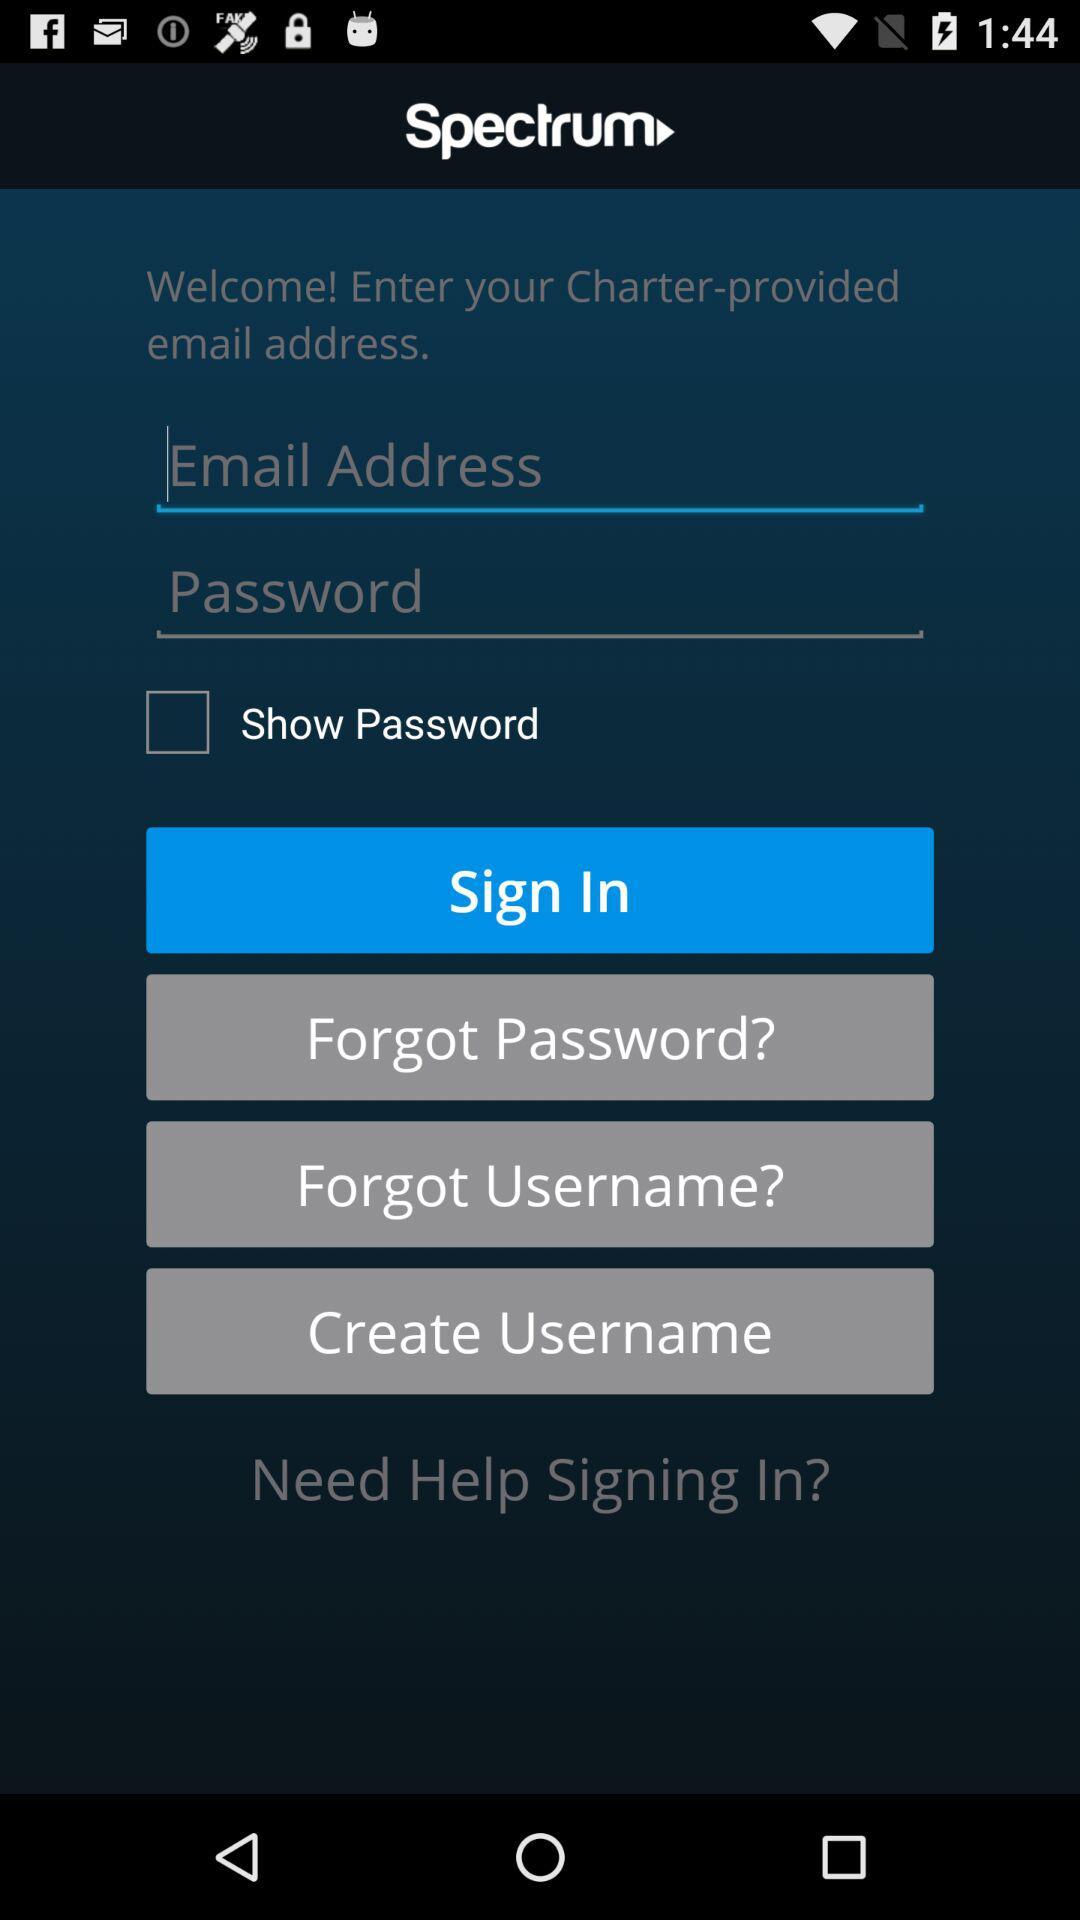  What do you see at coordinates (540, 889) in the screenshot?
I see `sign in item` at bounding box center [540, 889].